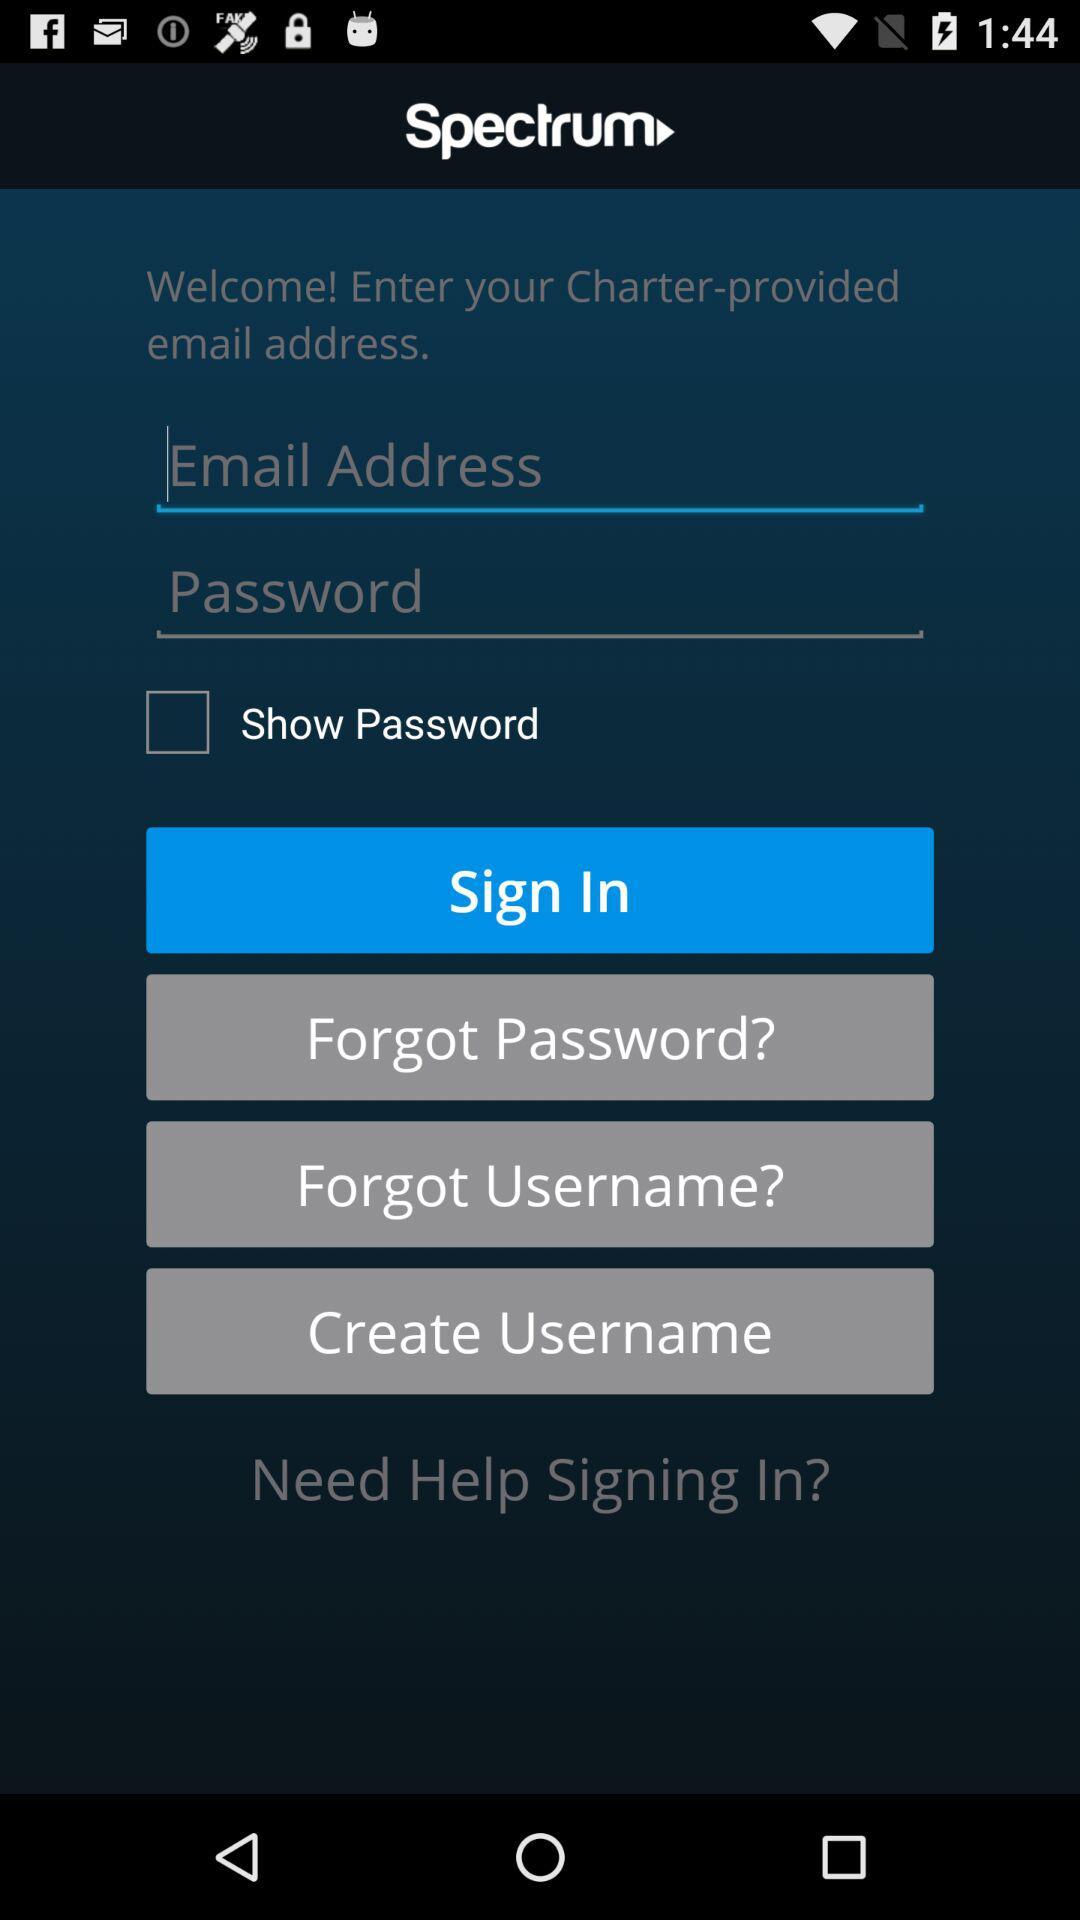  What do you see at coordinates (540, 889) in the screenshot?
I see `sign in item` at bounding box center [540, 889].